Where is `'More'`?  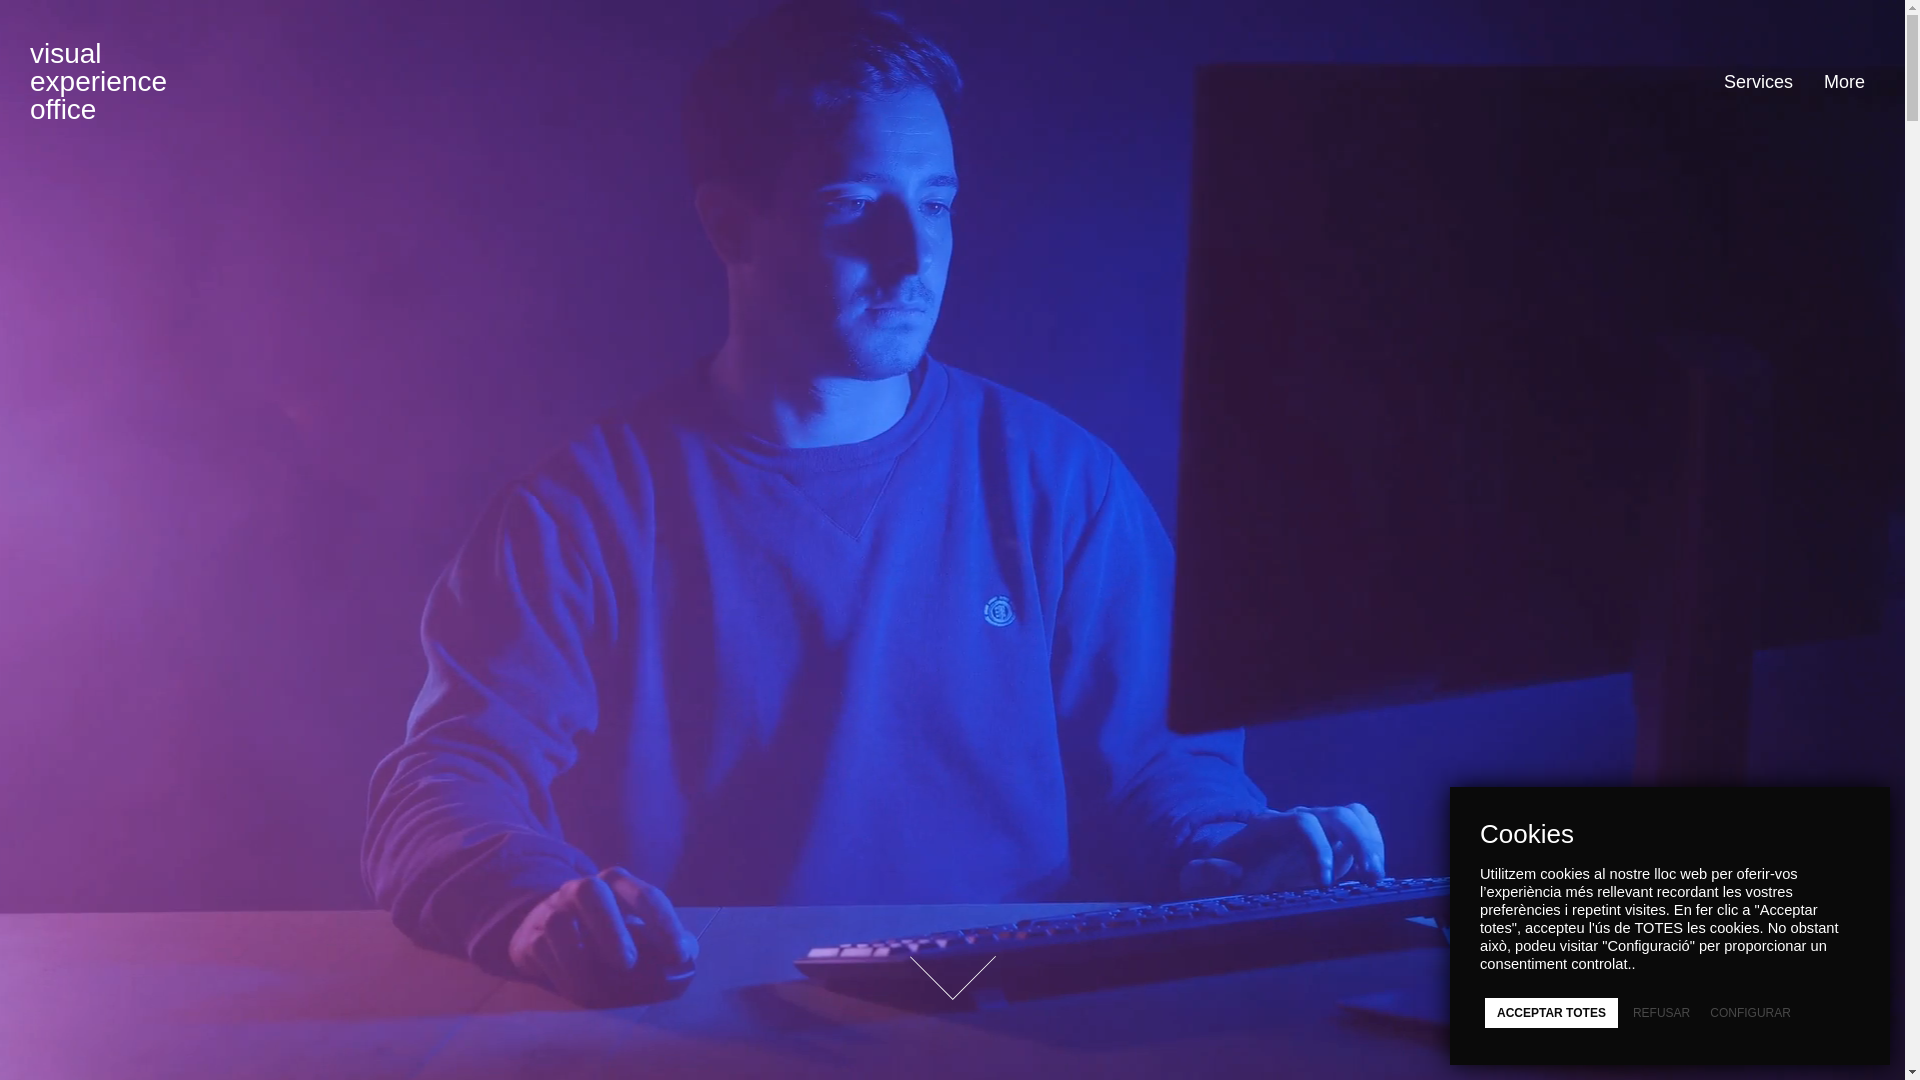
'More' is located at coordinates (1837, 80).